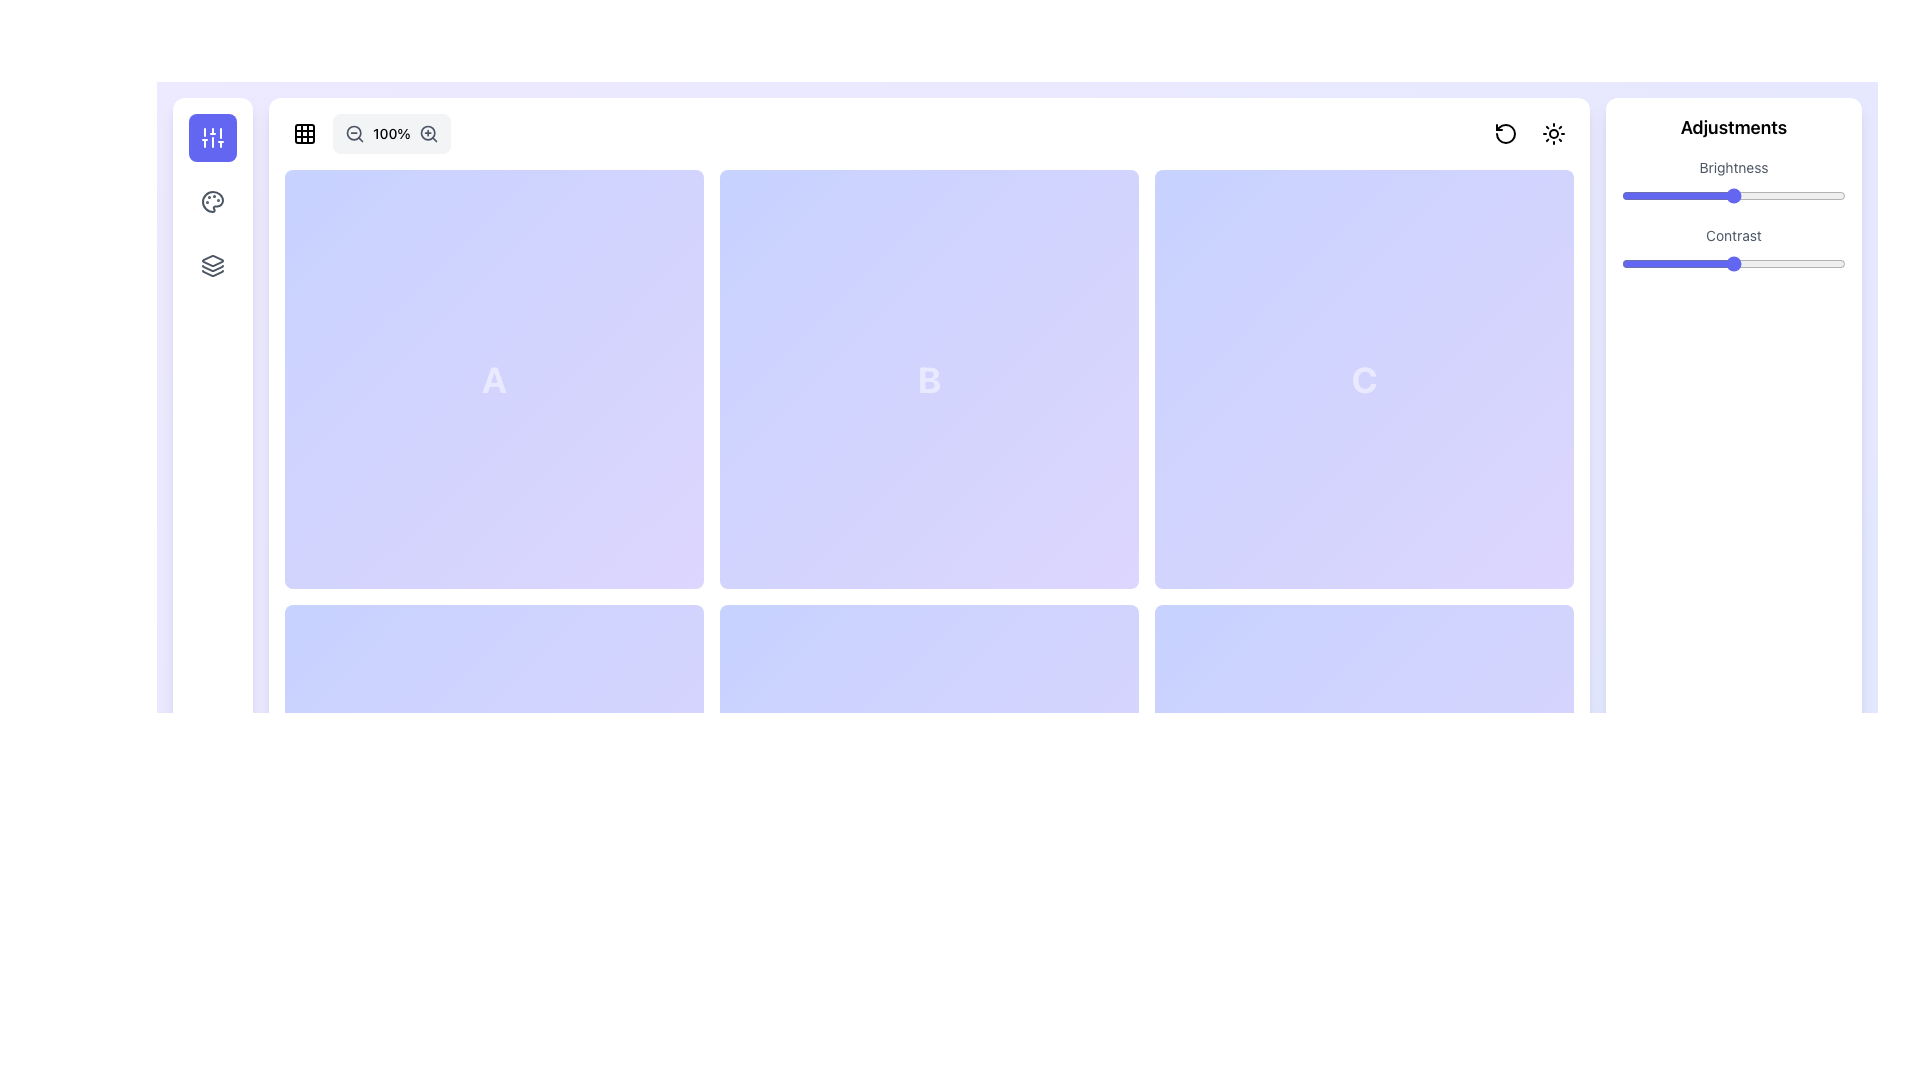 The image size is (1920, 1080). What do you see at coordinates (391, 134) in the screenshot?
I see `the label that represents the current display zoom level, which is centrally located in the horizontal toolbar at the top of the view, positioned between the zoom in and zoom out icons` at bounding box center [391, 134].